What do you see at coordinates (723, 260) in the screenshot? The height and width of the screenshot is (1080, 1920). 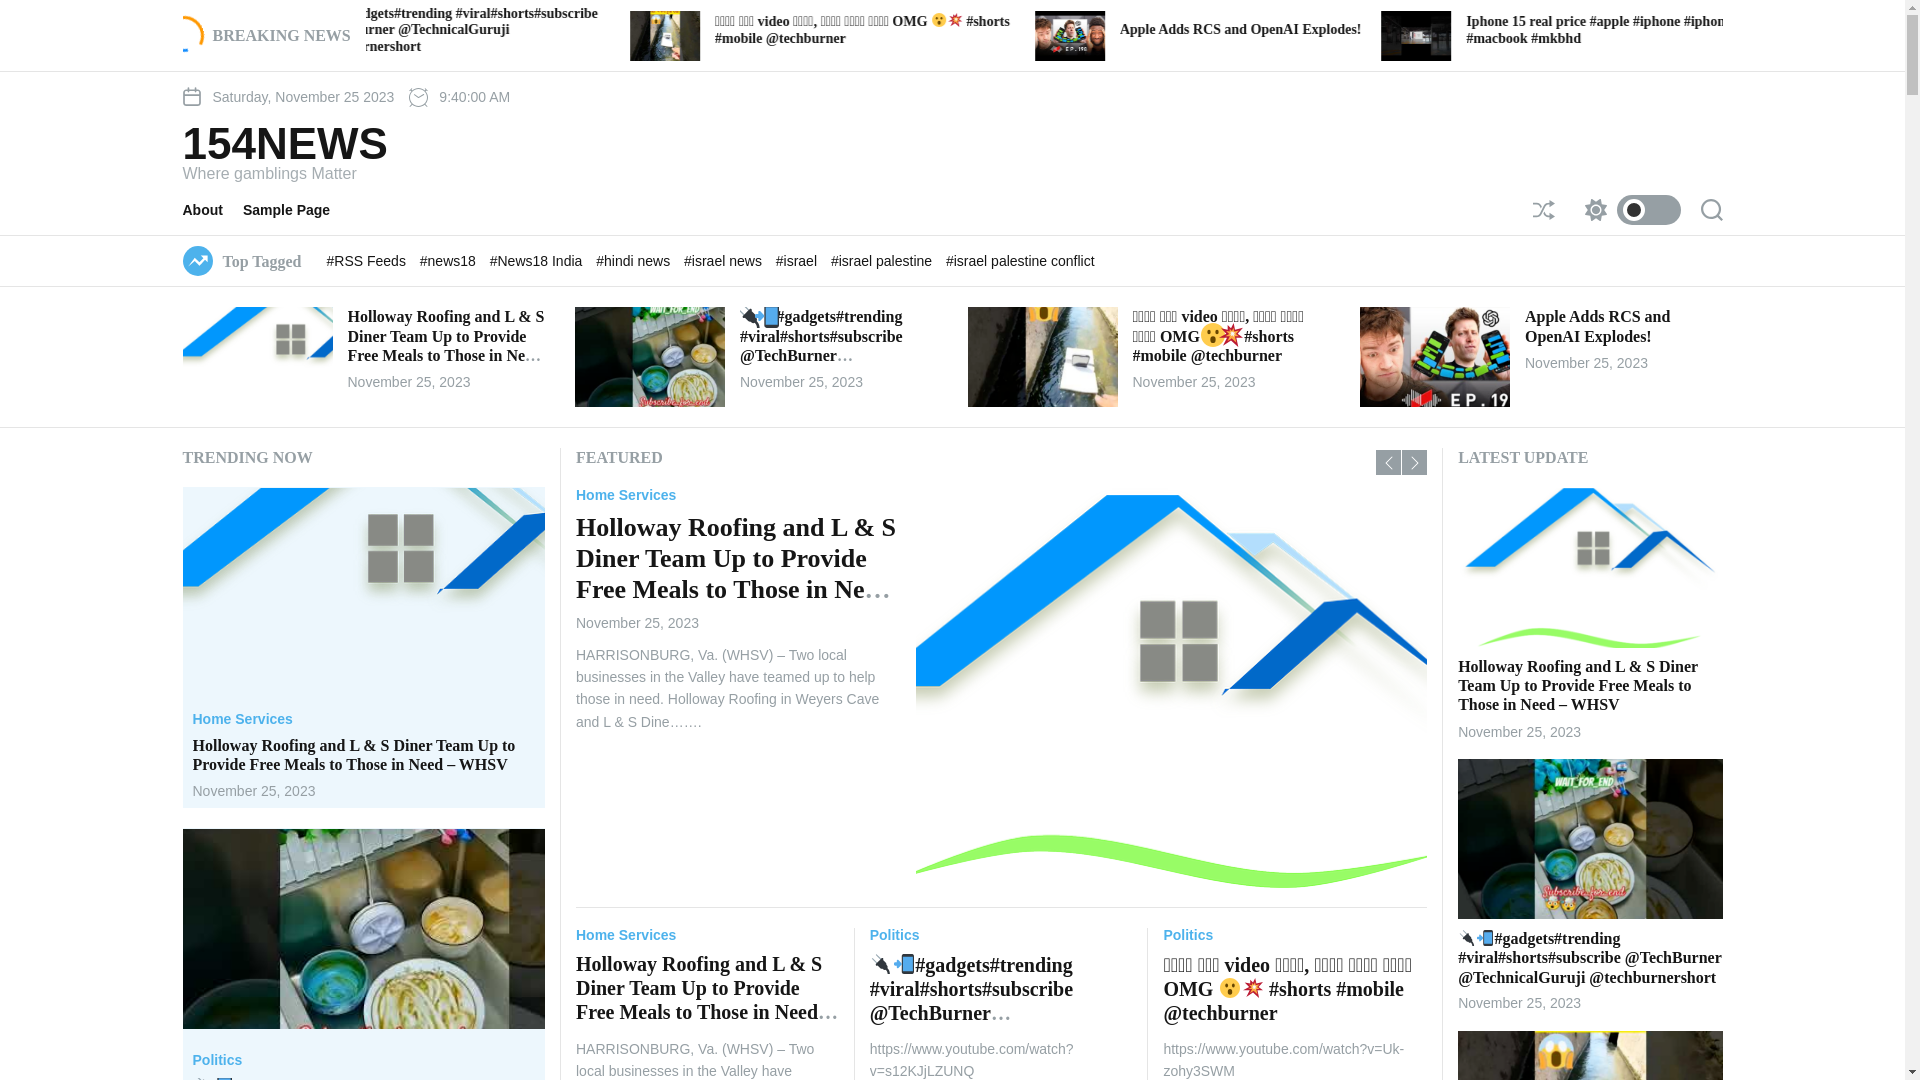 I see `'#israel news'` at bounding box center [723, 260].